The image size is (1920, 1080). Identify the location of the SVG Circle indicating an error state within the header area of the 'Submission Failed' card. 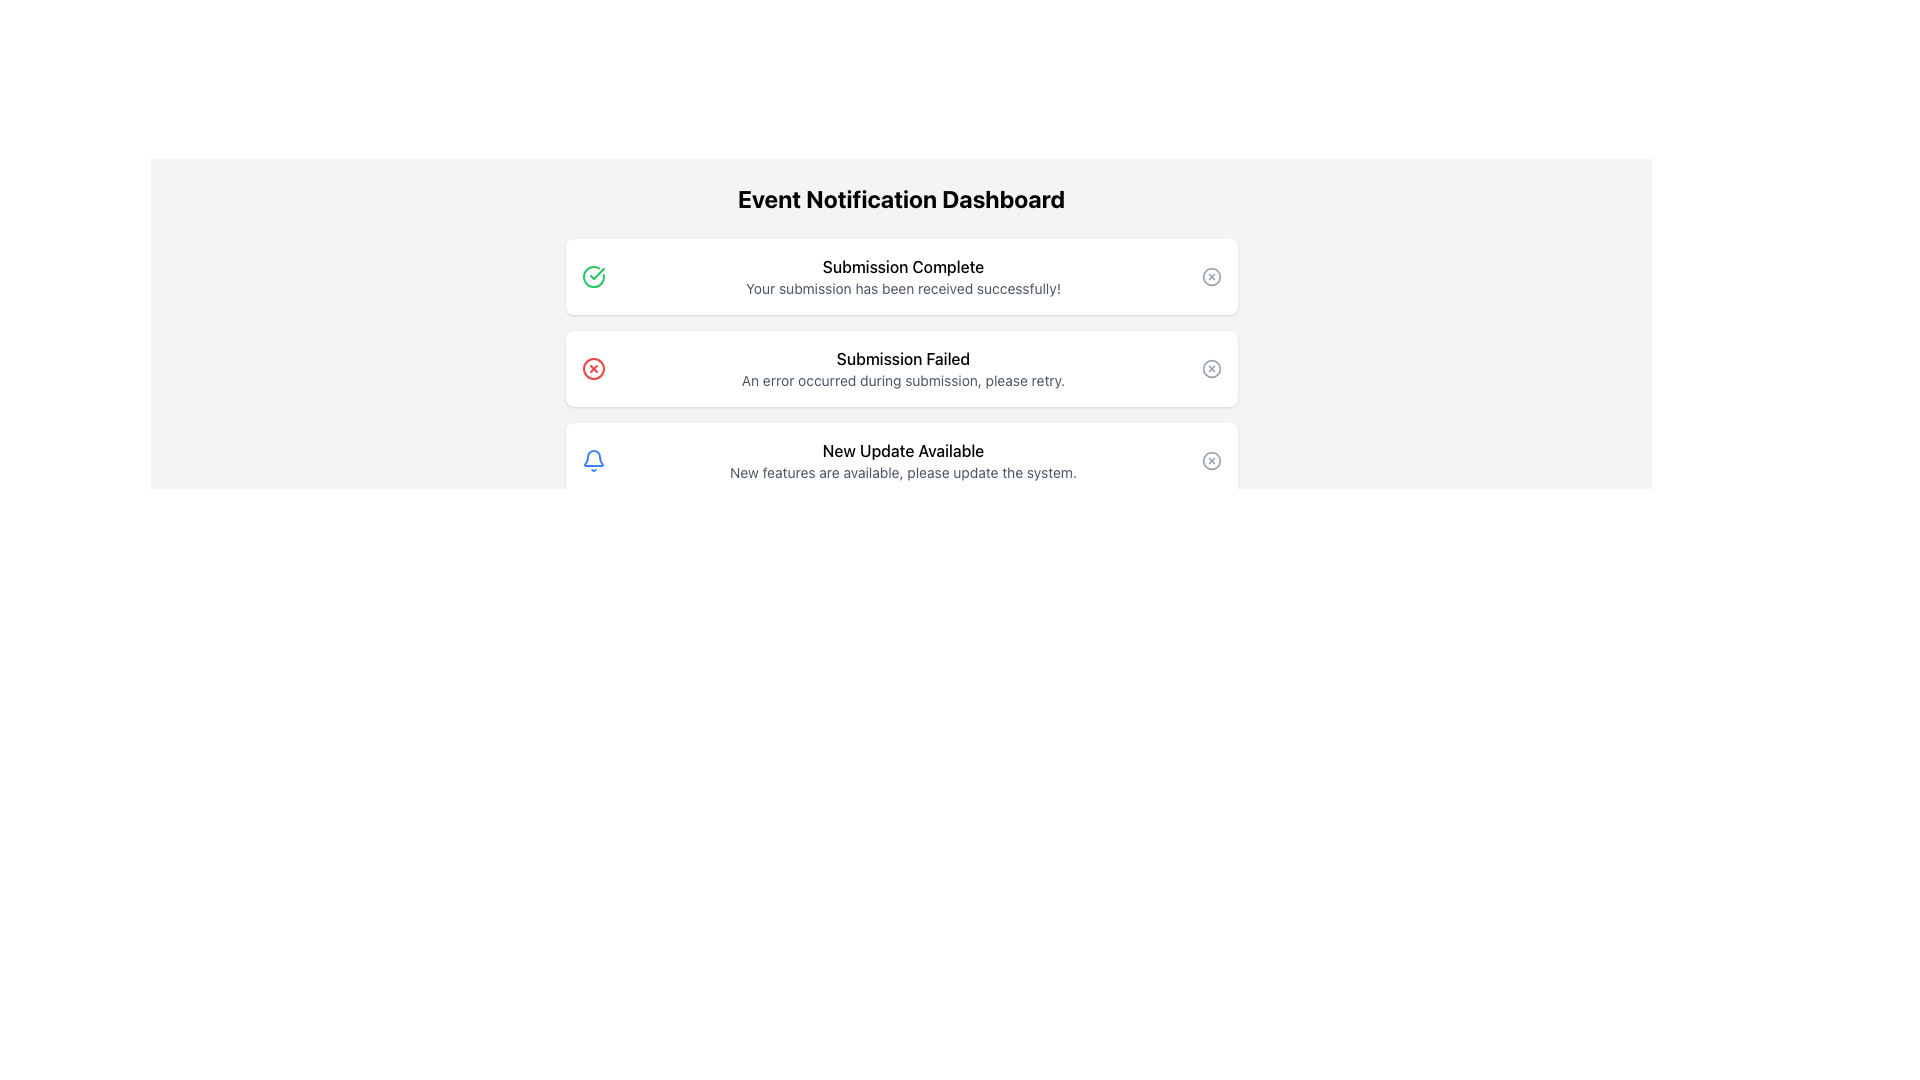
(1210, 369).